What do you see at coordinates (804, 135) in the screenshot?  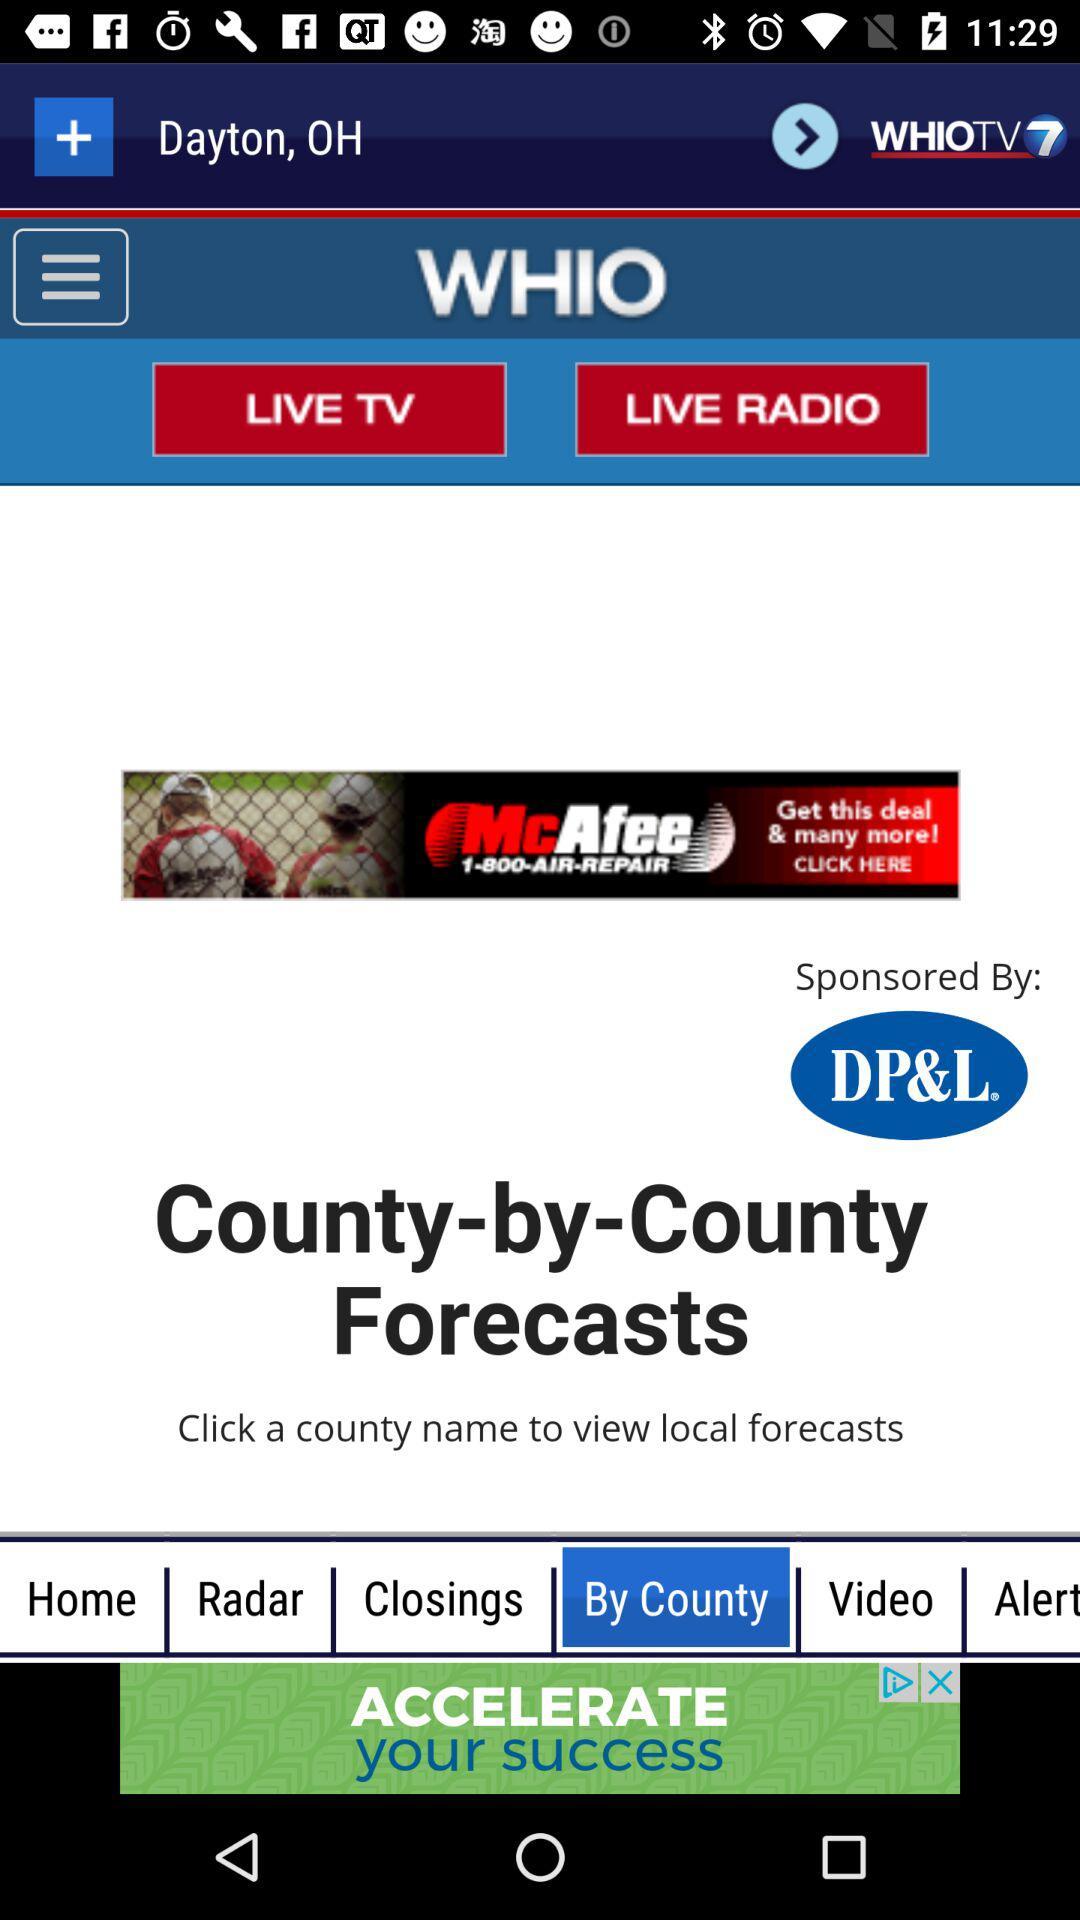 I see `the button right to the dayton oh` at bounding box center [804, 135].